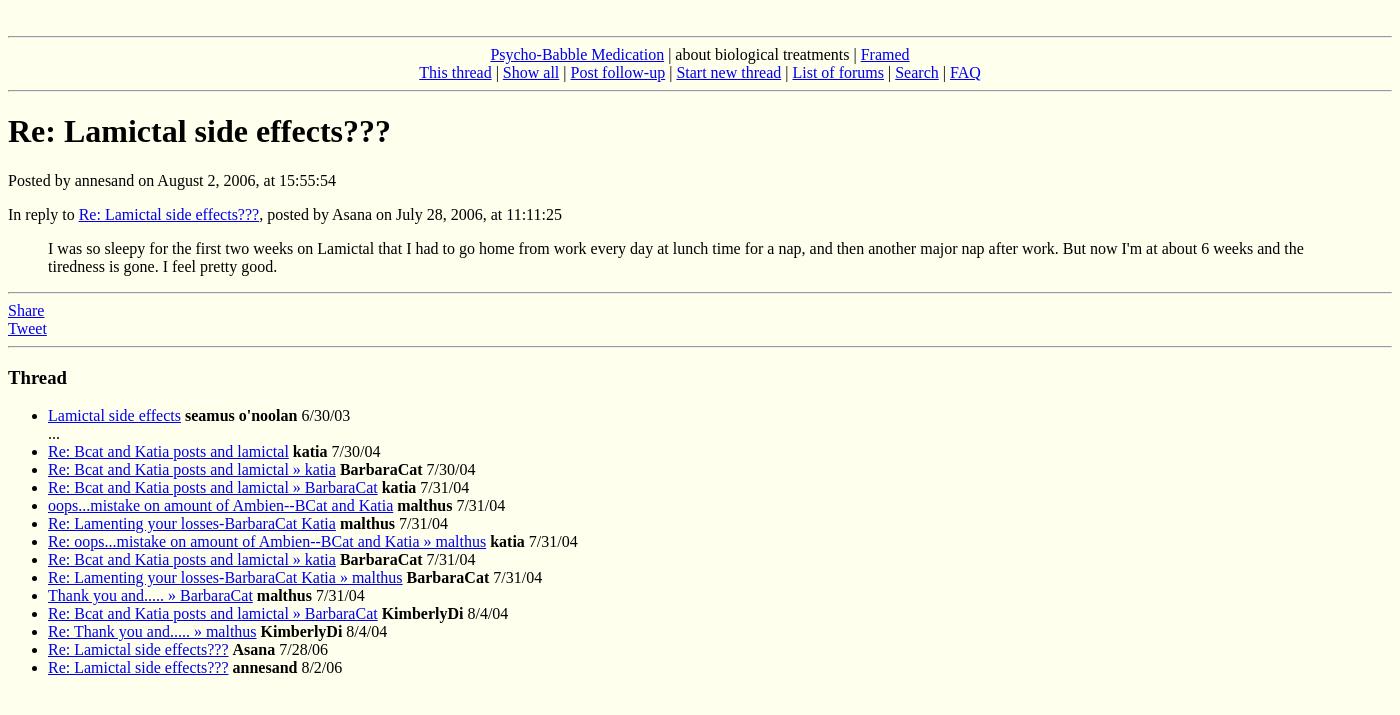  What do you see at coordinates (762, 53) in the screenshot?
I see `'|
	about biological treatments |'` at bounding box center [762, 53].